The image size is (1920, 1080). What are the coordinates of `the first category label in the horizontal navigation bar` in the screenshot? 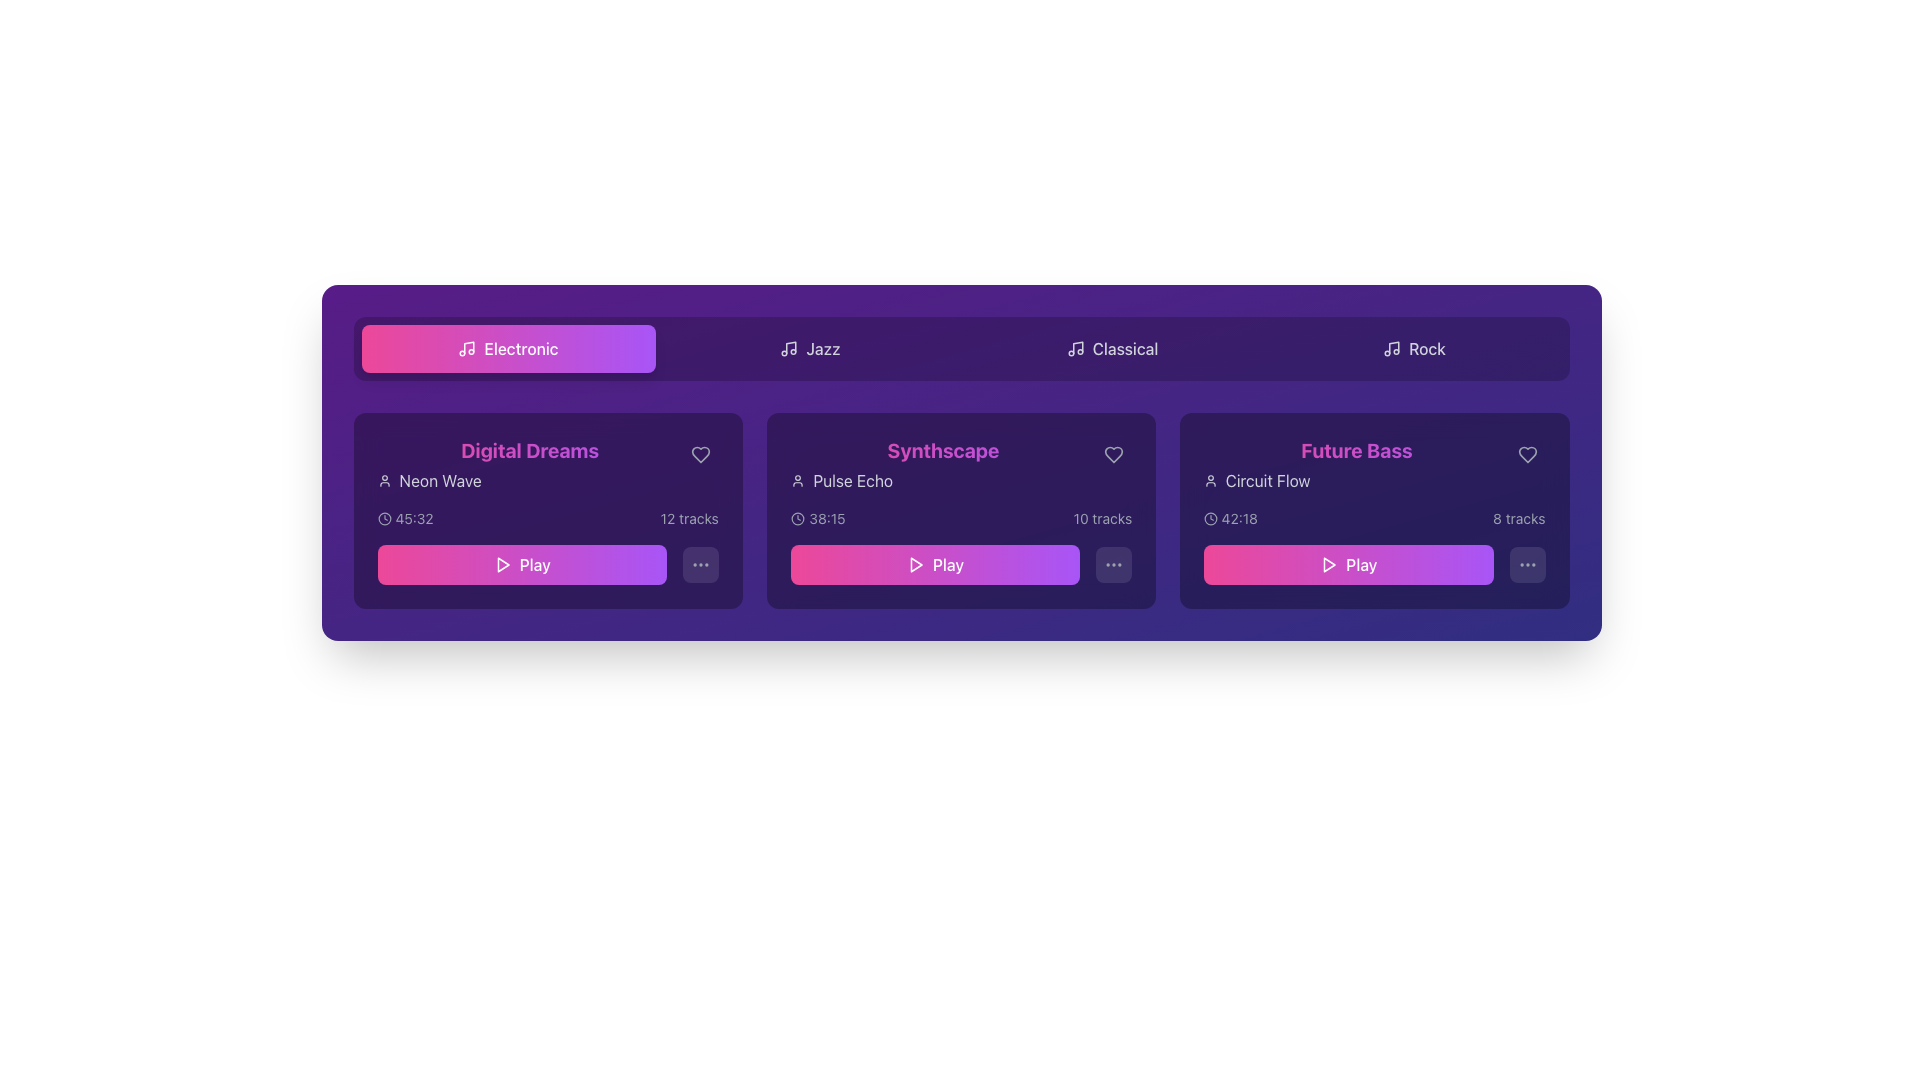 It's located at (521, 347).